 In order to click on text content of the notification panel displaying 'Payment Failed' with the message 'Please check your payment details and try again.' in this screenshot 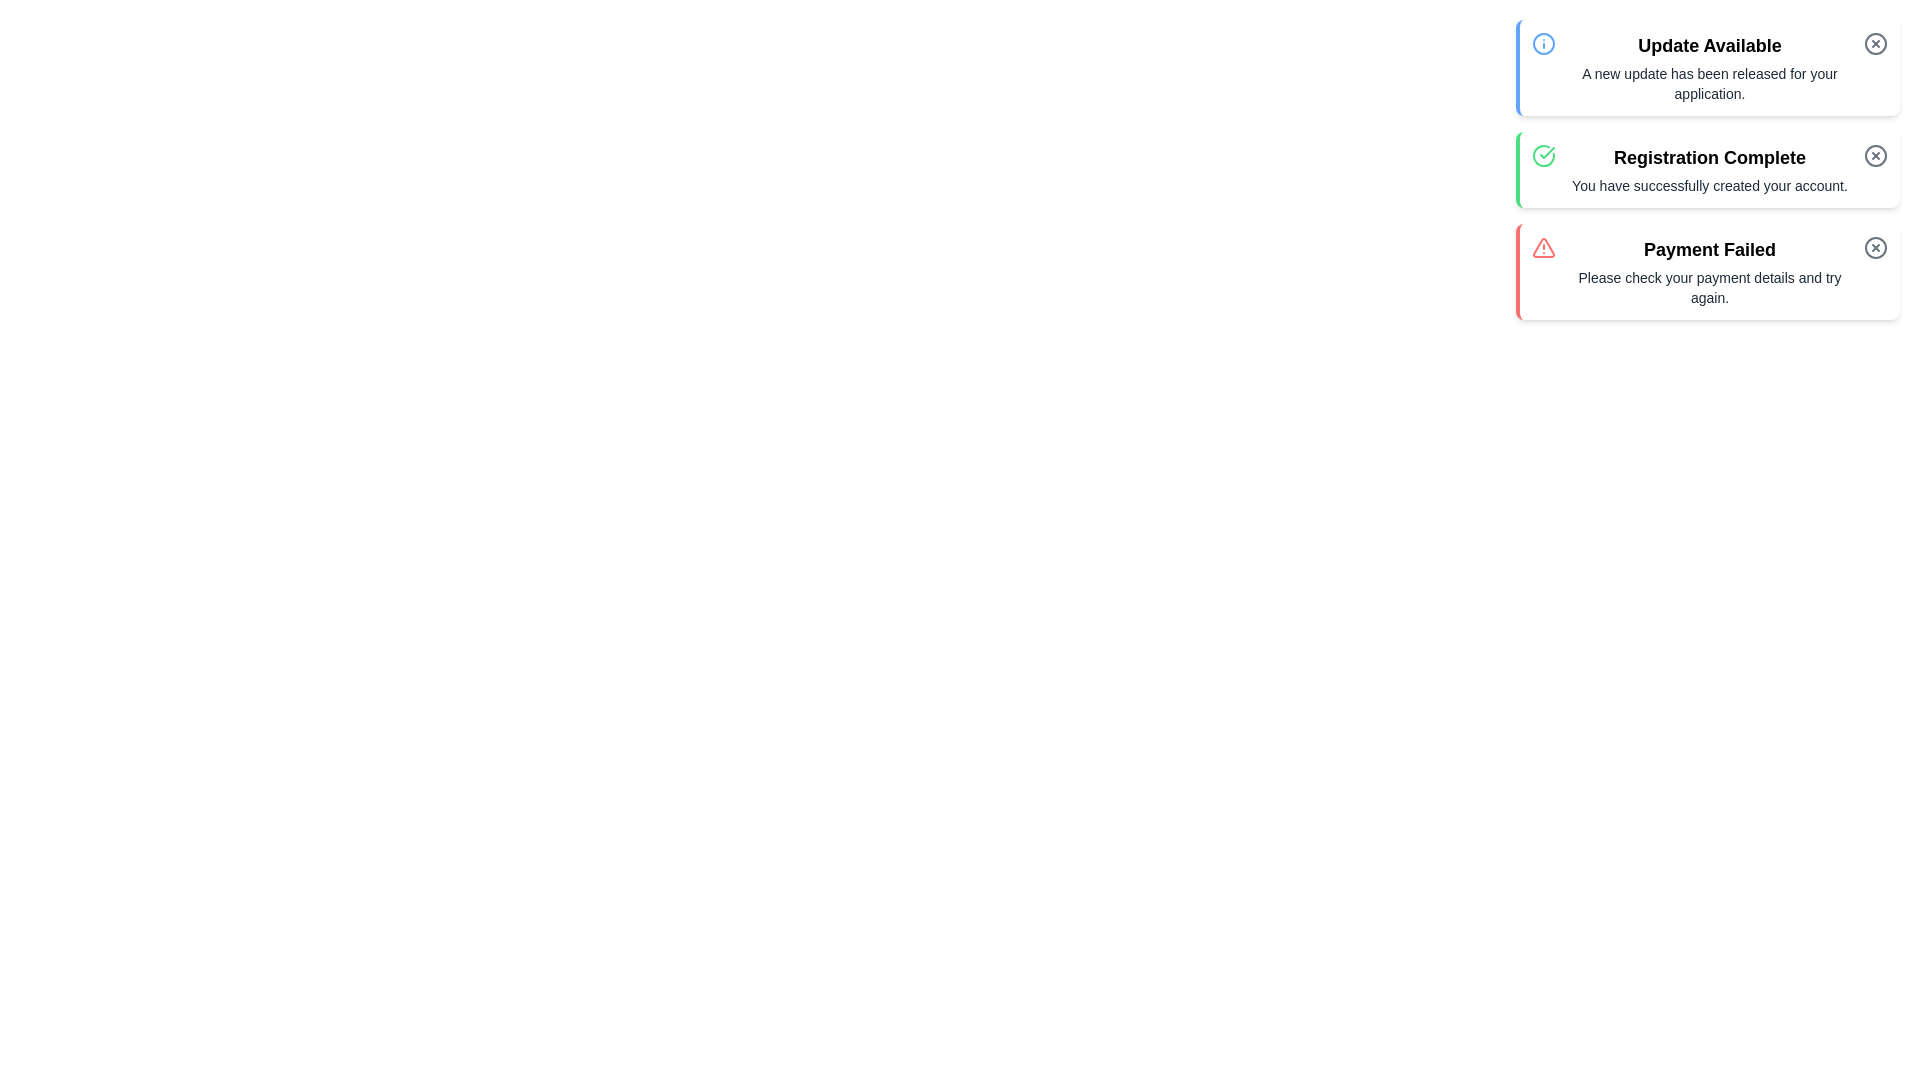, I will do `click(1708, 272)`.